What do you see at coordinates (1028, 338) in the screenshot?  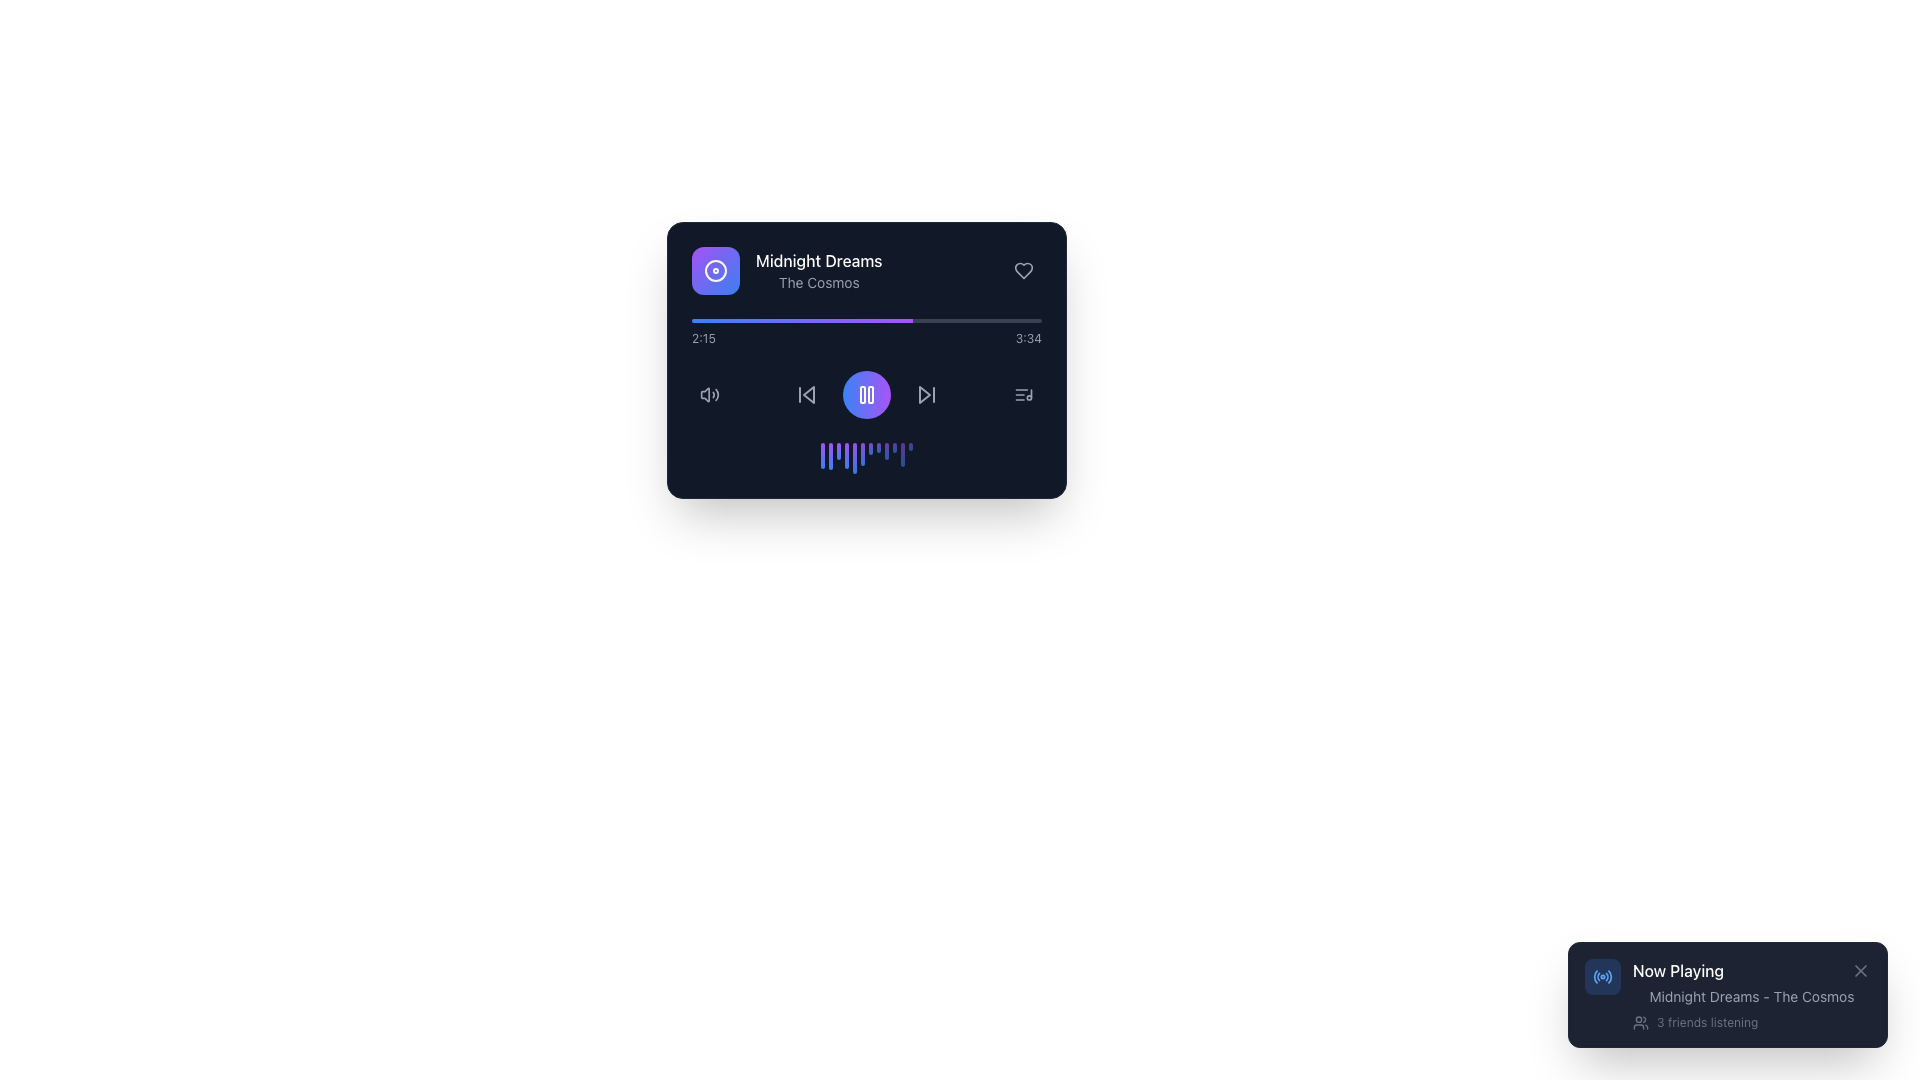 I see `the static text label displaying the total duration of the media, located at the far right of the media player's progress bar` at bounding box center [1028, 338].